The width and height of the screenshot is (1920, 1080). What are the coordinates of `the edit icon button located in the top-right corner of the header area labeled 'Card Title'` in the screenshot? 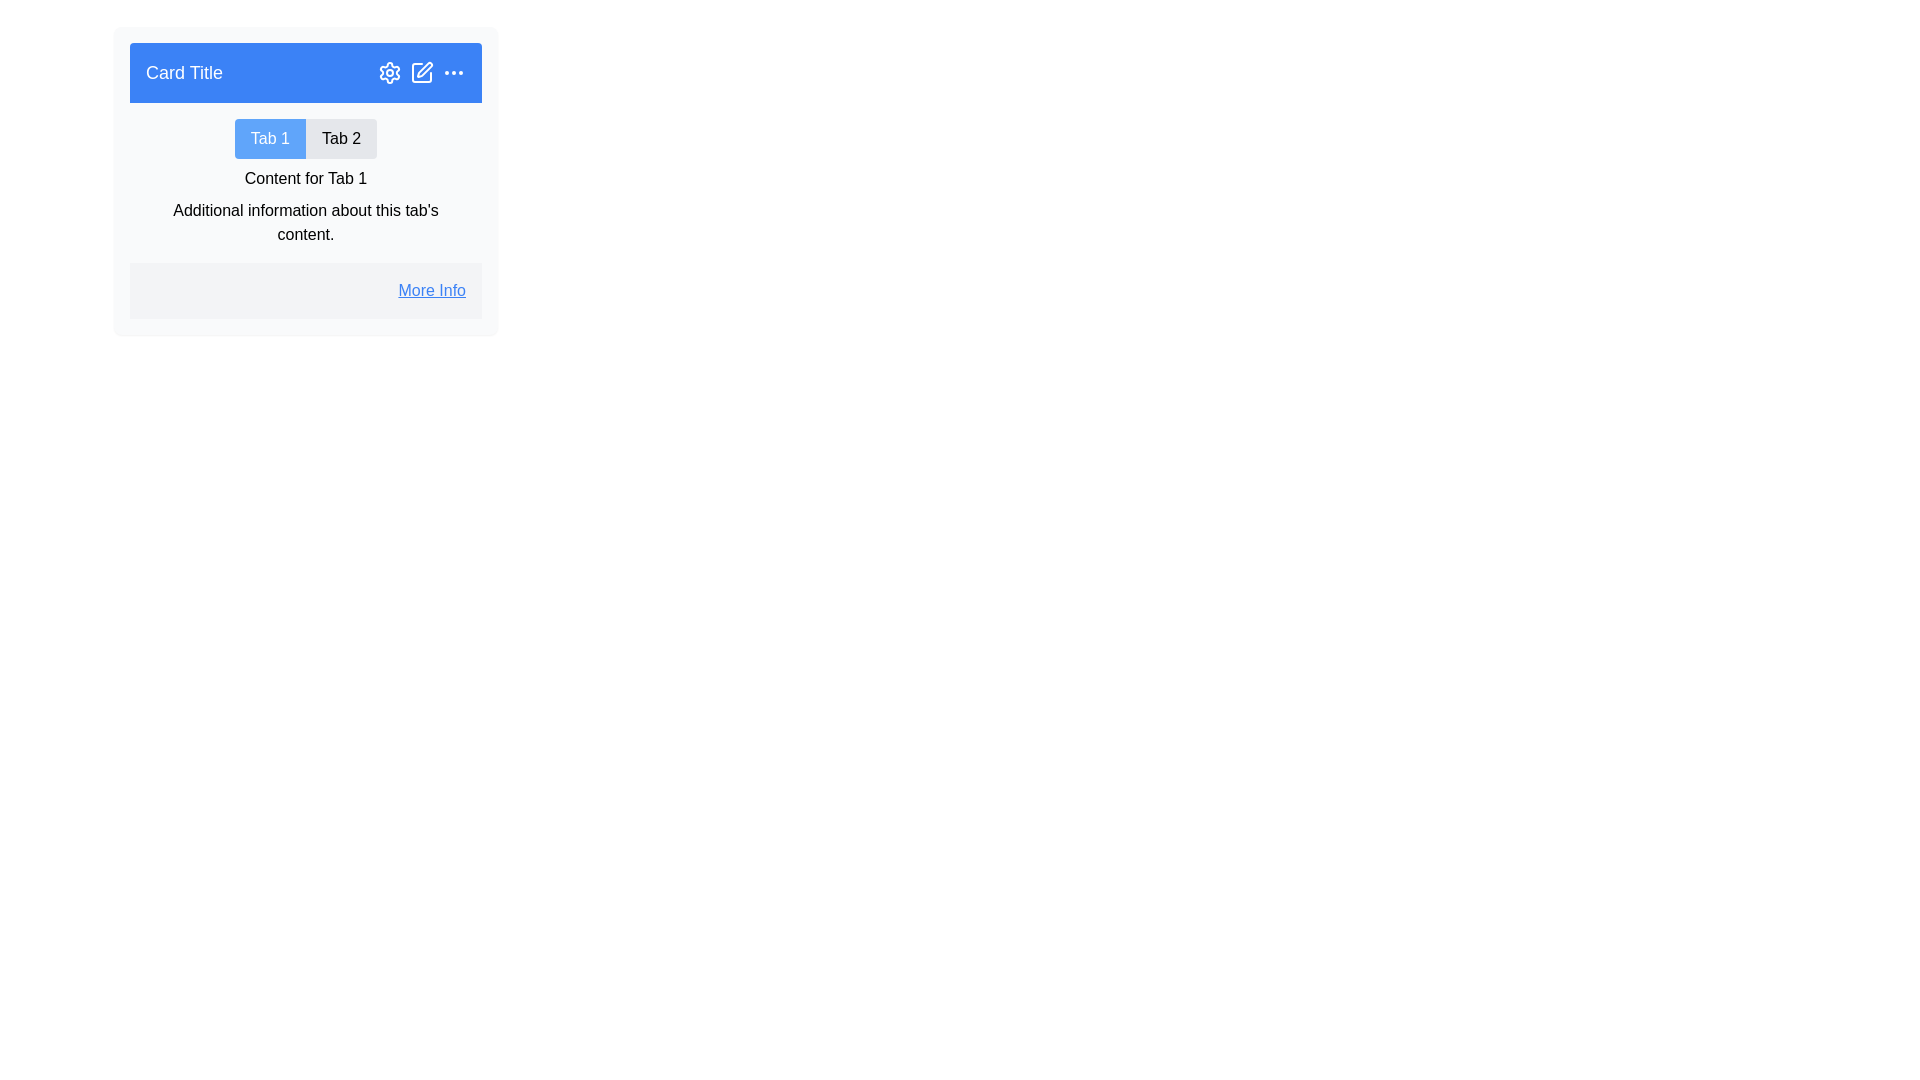 It's located at (421, 72).